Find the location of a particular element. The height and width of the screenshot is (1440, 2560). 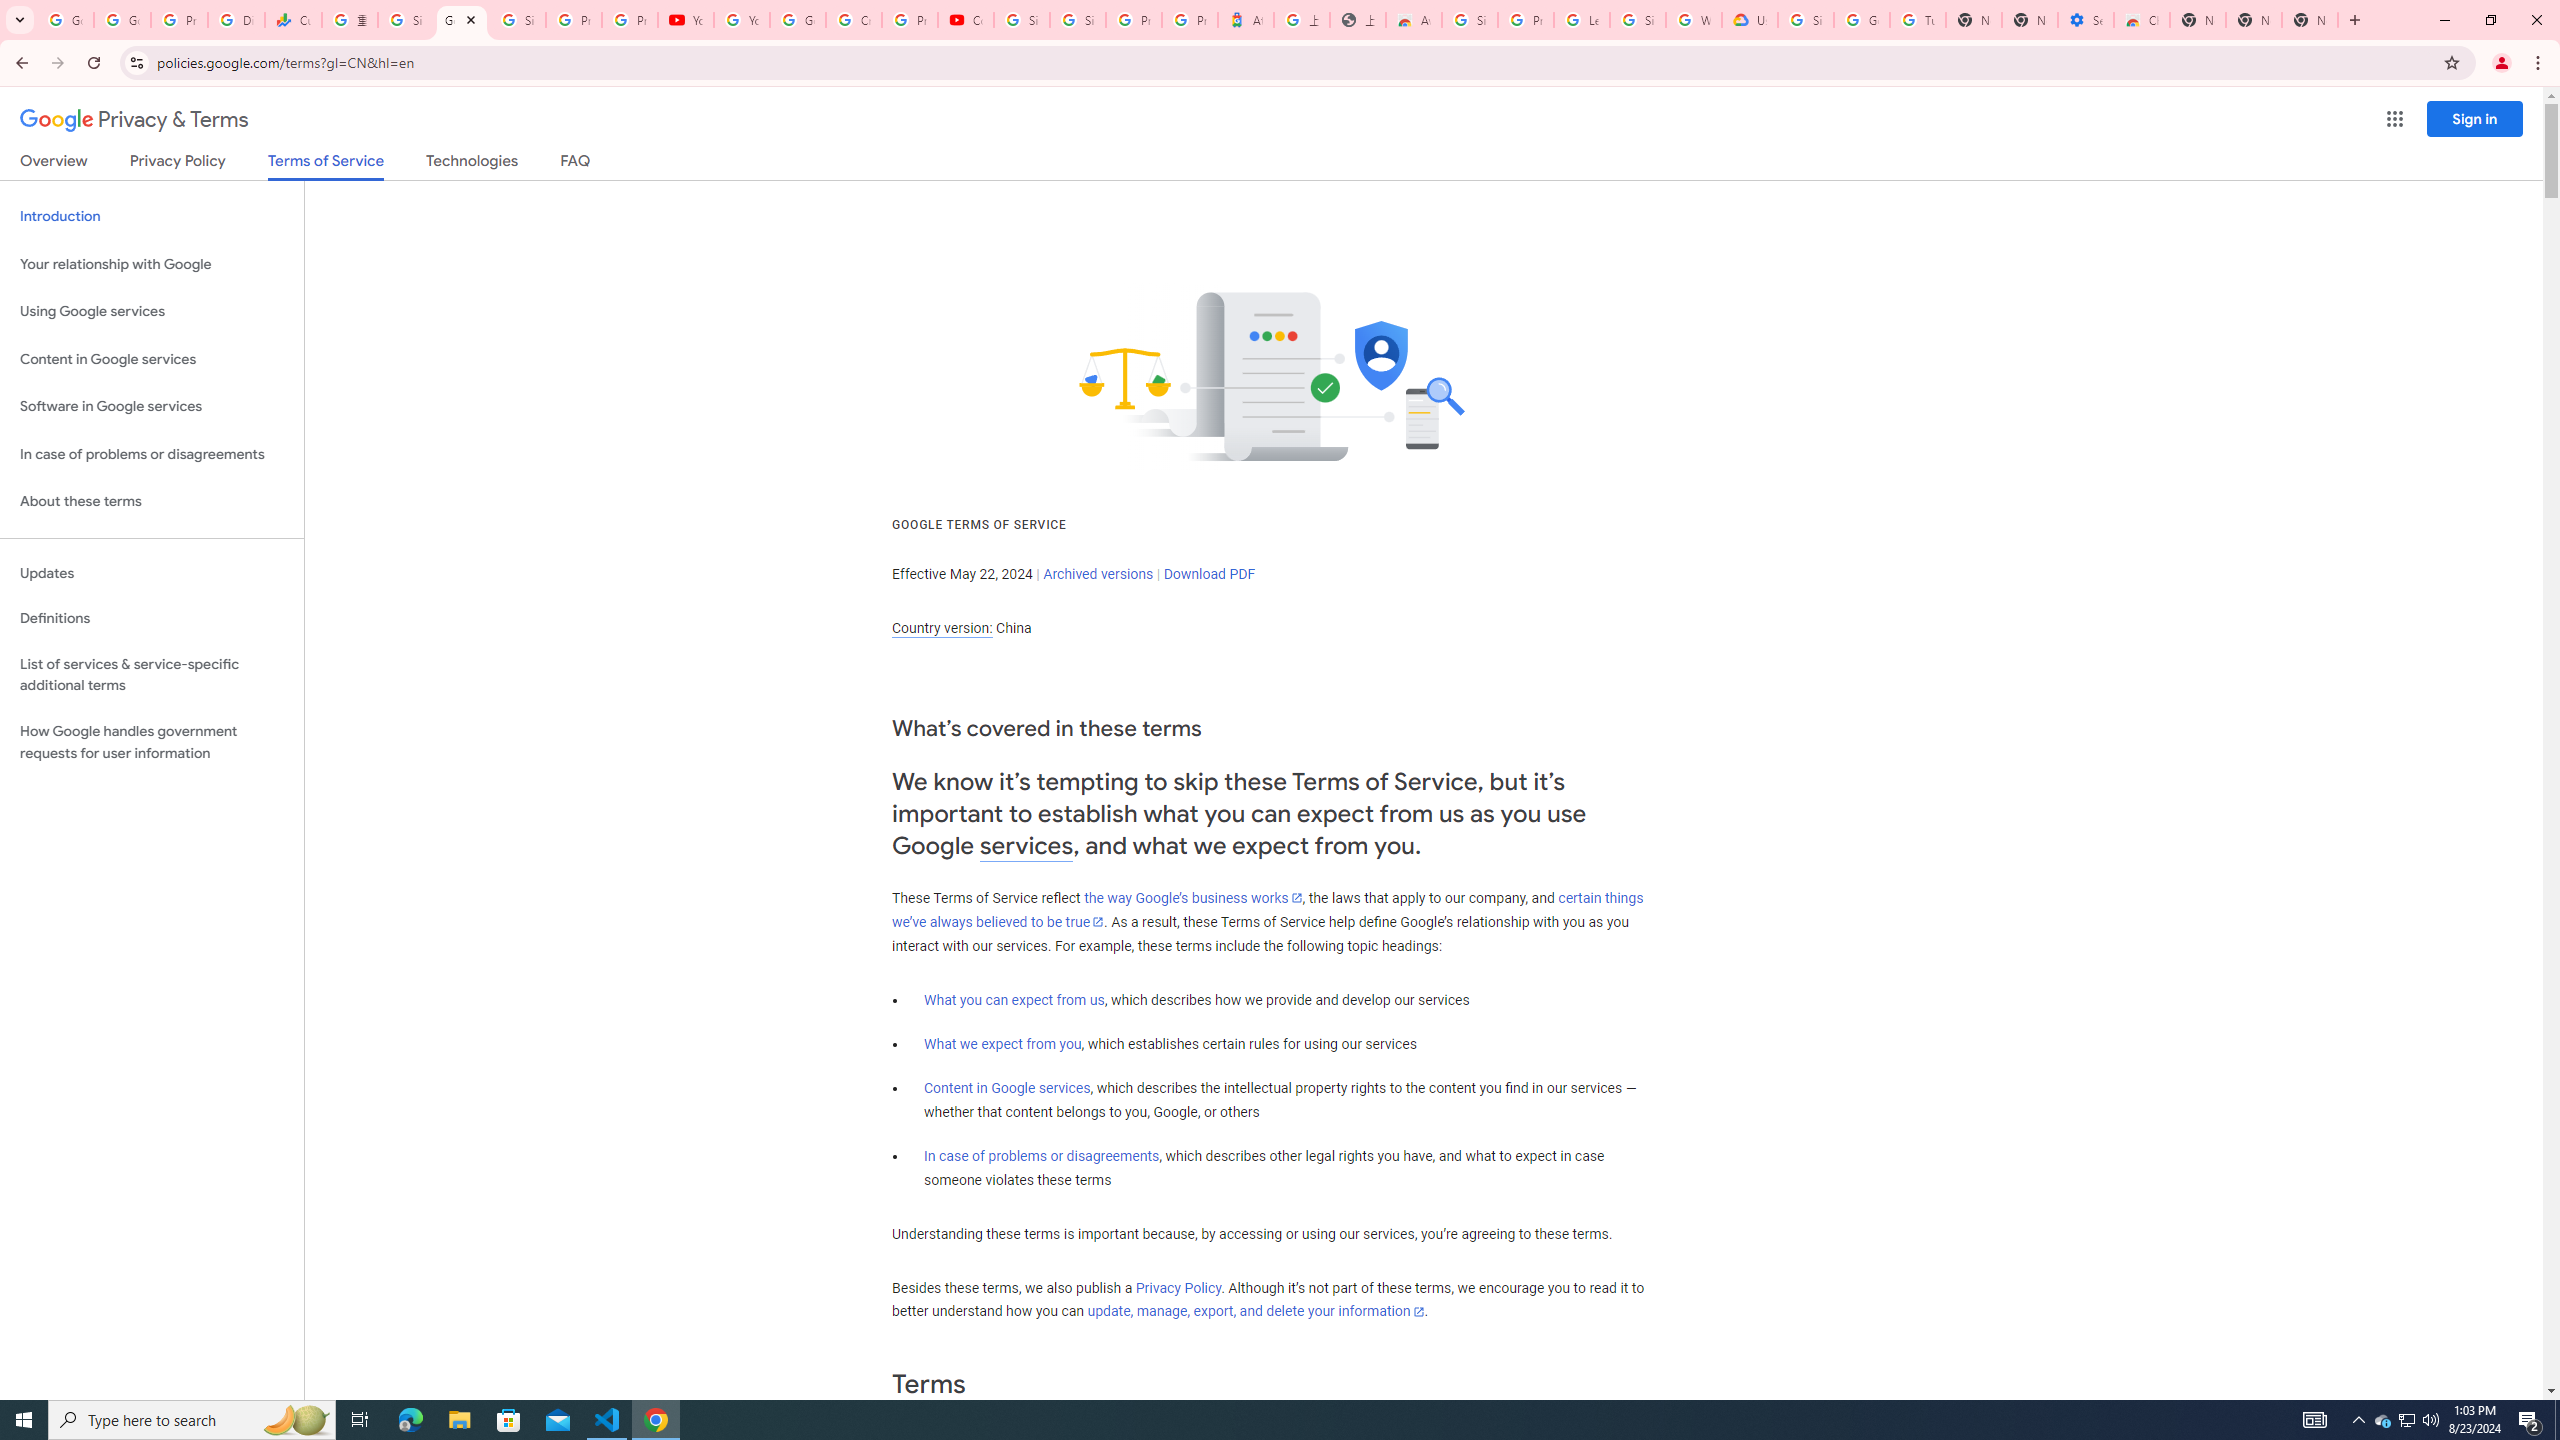

'Awesome Screen Recorder & Screenshot - Chrome Web Store' is located at coordinates (1414, 19).